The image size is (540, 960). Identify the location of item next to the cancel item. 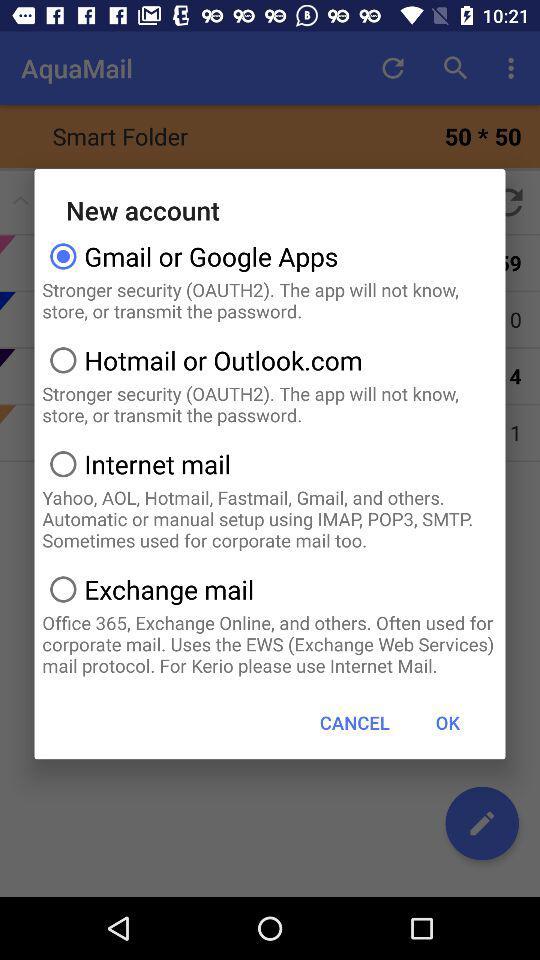
(447, 721).